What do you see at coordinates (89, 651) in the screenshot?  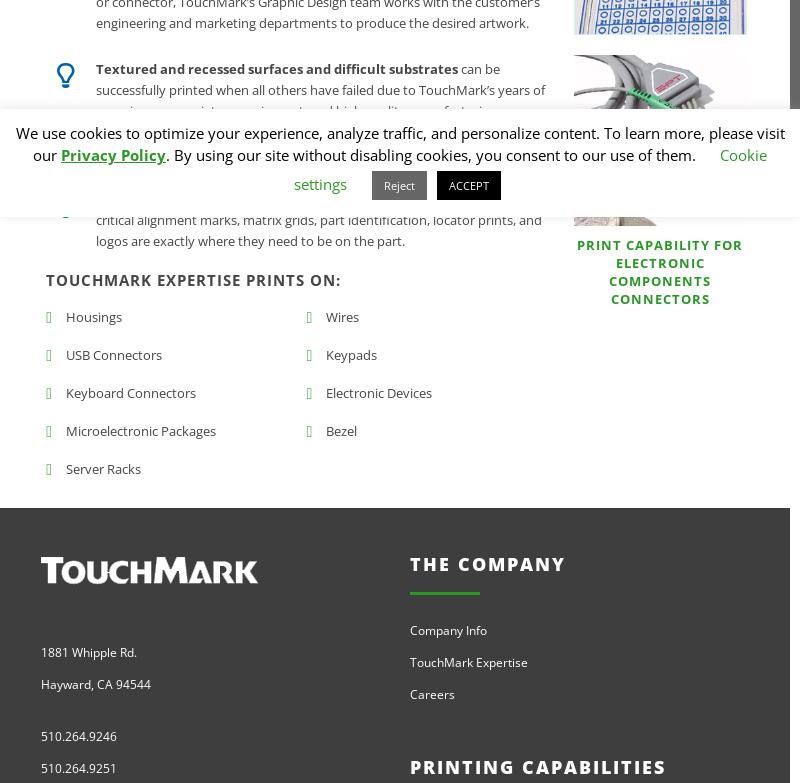 I see `'1881 Whipple Rd.'` at bounding box center [89, 651].